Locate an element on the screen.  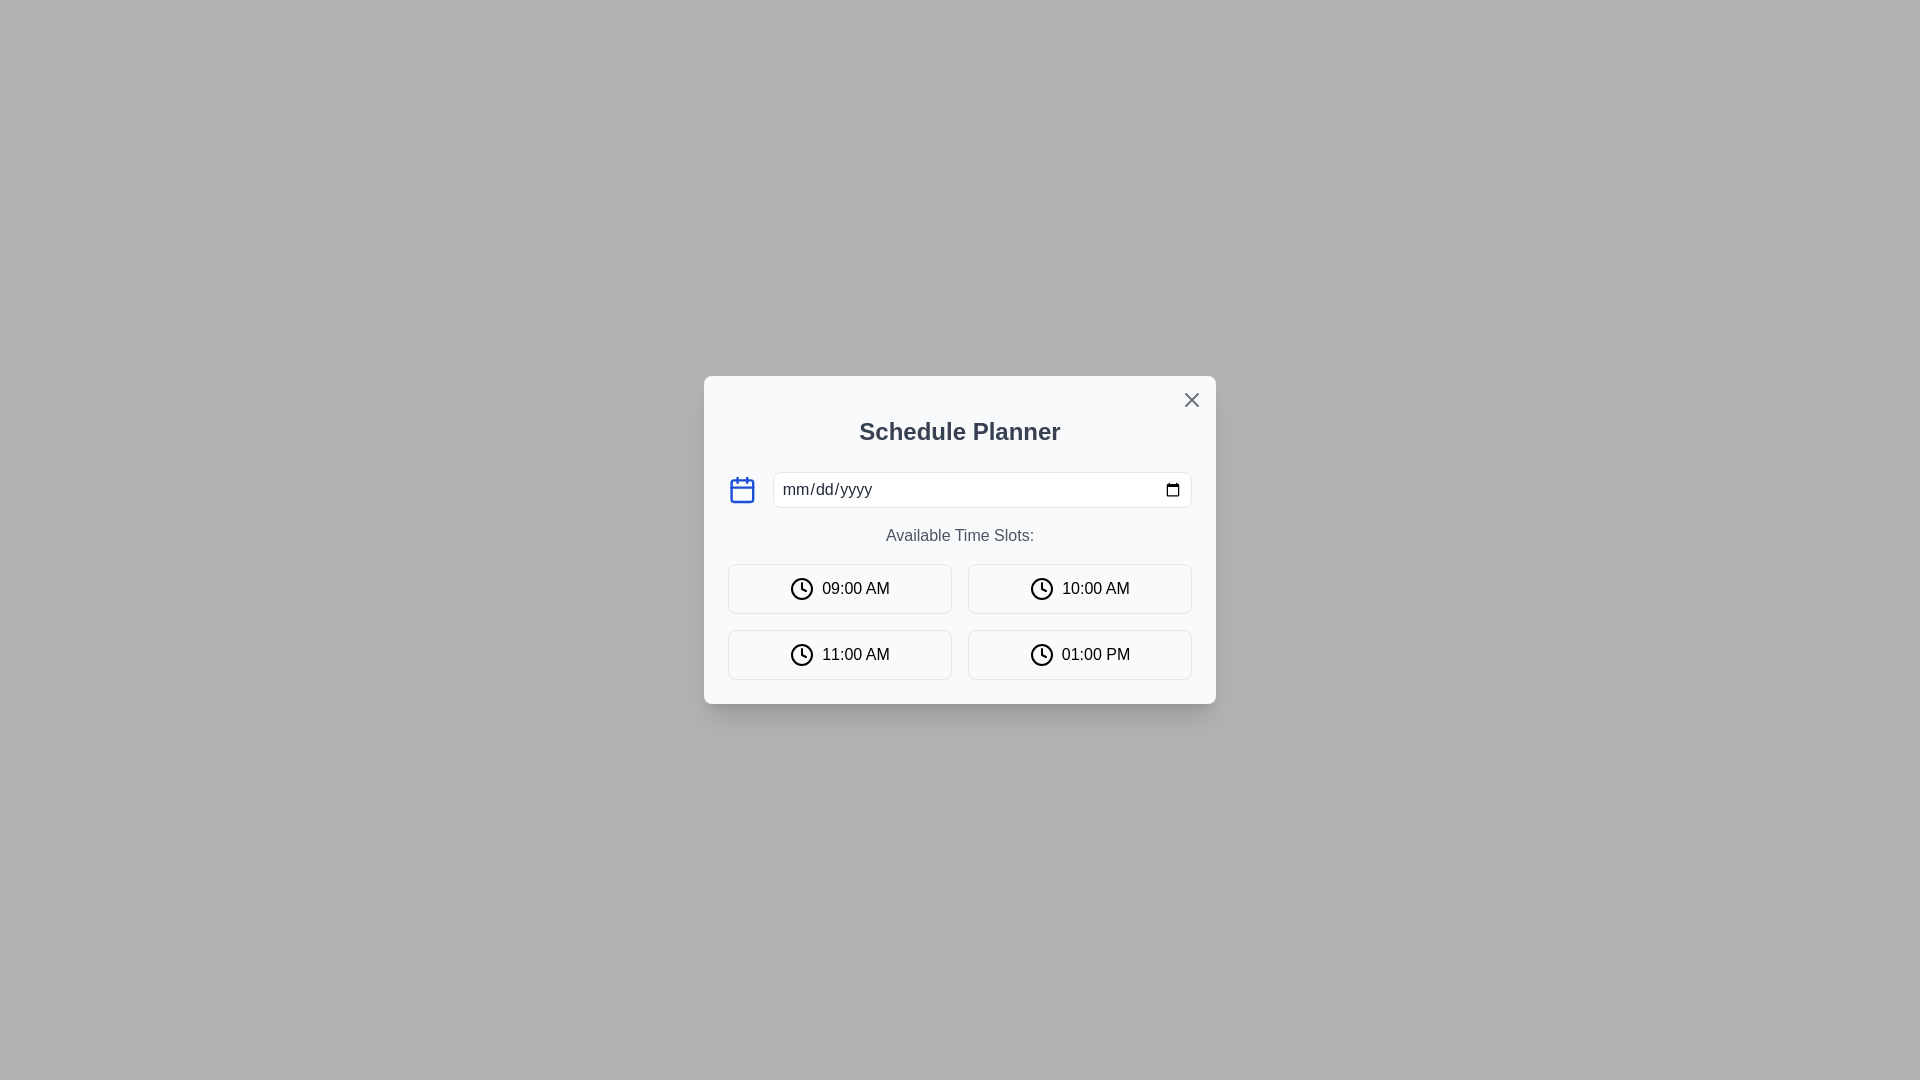
the button for the time slot '10:00 AM' located in the first row, second column of the 'Available Time Slots' grid is located at coordinates (1079, 588).